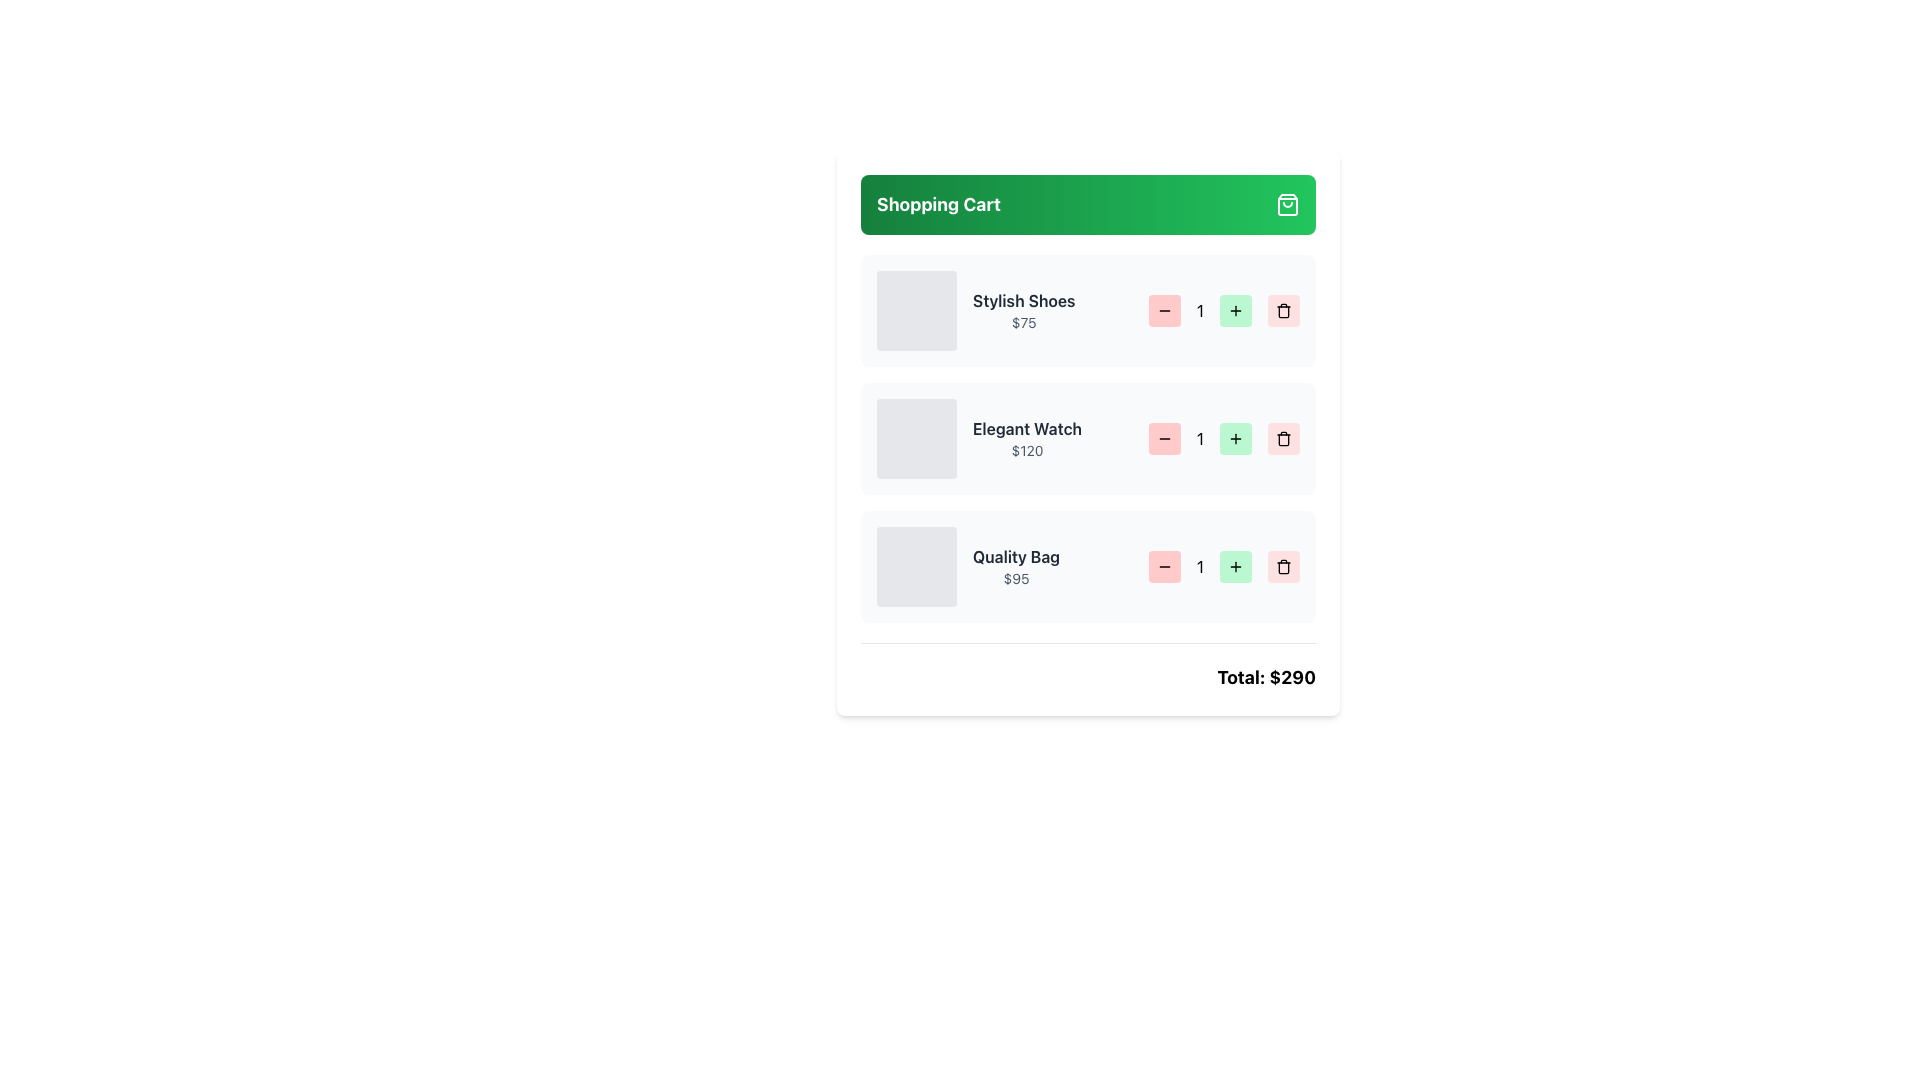 The width and height of the screenshot is (1920, 1080). Describe the element at coordinates (1024, 300) in the screenshot. I see `the product title text label in the shopping cart, which is positioned to the right of the image placeholder and above the price label` at that location.